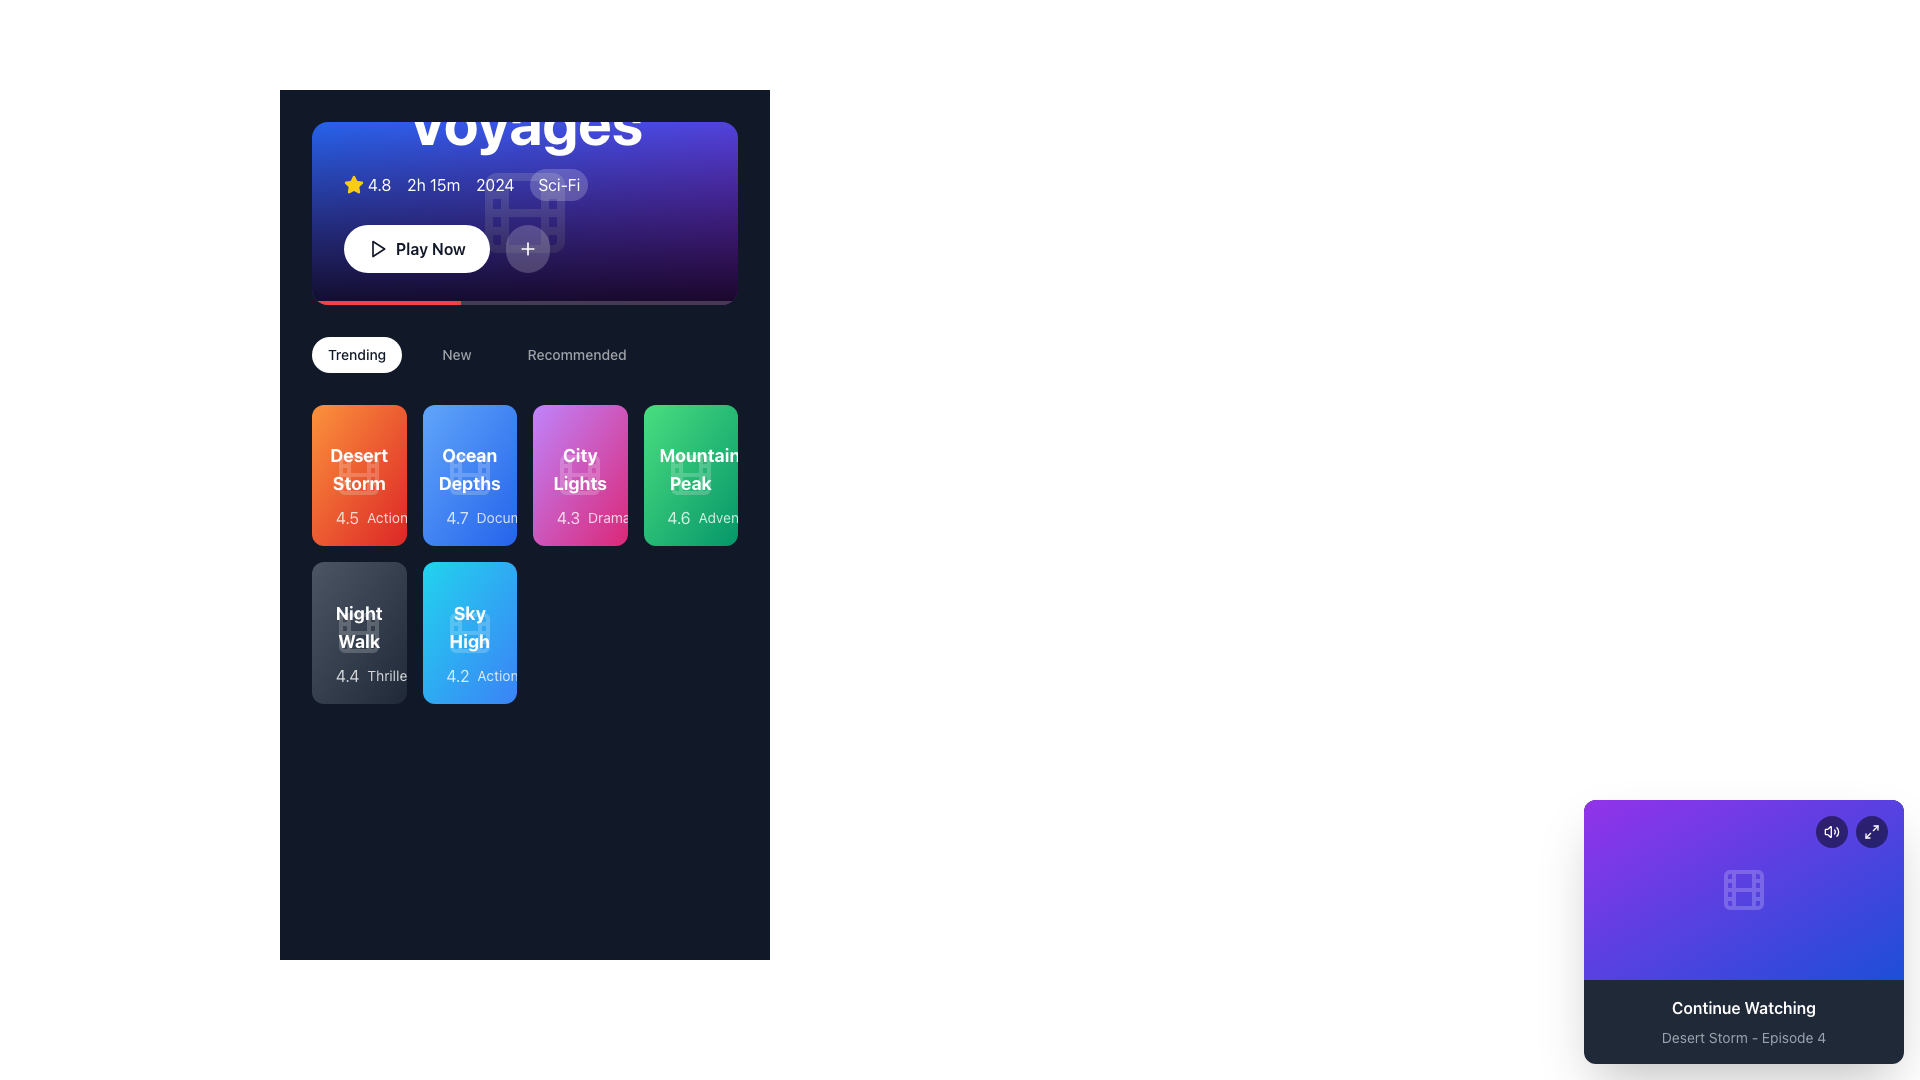  What do you see at coordinates (347, 675) in the screenshot?
I see `the static text label displaying the numerical value '4.4' located below the card titled 'Night Walk' in the bottom-left of the second row of items under 'Trending'` at bounding box center [347, 675].